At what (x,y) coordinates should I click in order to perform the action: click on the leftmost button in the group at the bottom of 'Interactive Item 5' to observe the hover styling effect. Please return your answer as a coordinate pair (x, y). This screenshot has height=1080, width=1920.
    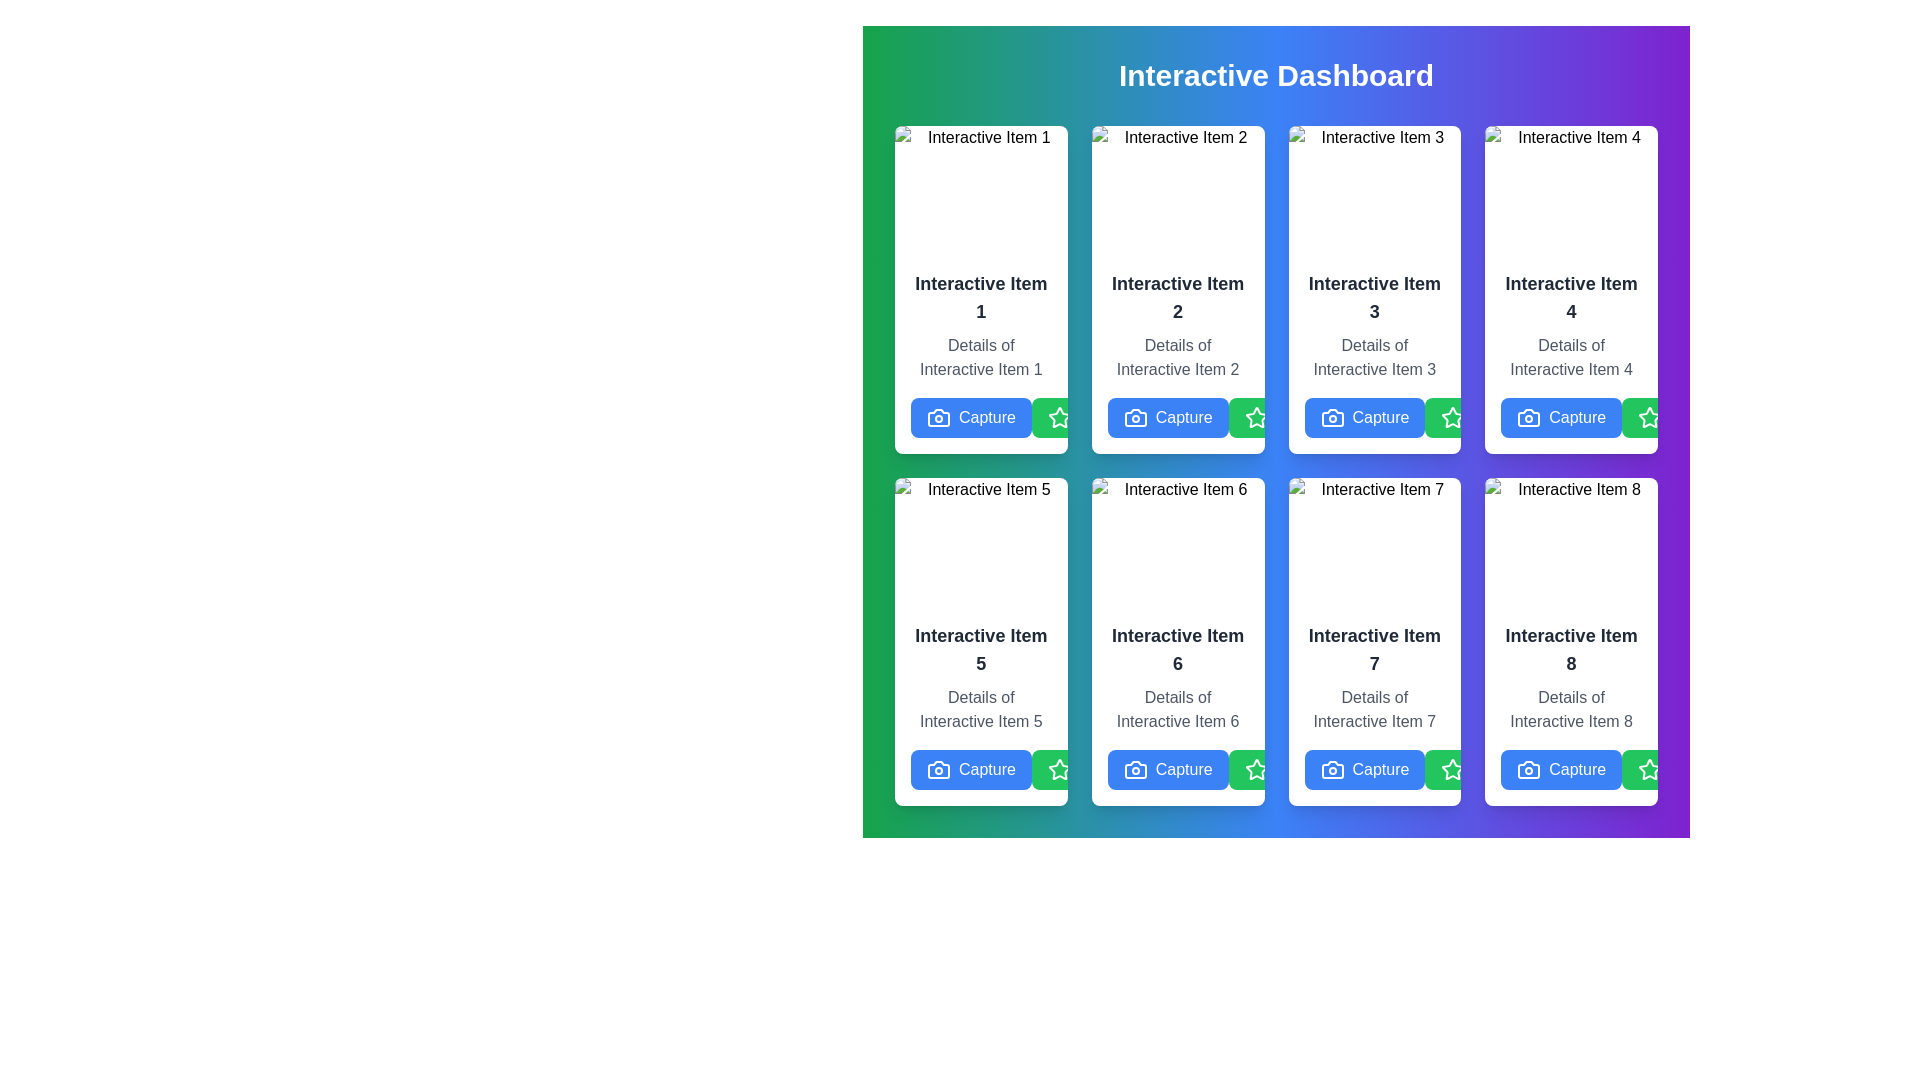
    Looking at the image, I should click on (971, 769).